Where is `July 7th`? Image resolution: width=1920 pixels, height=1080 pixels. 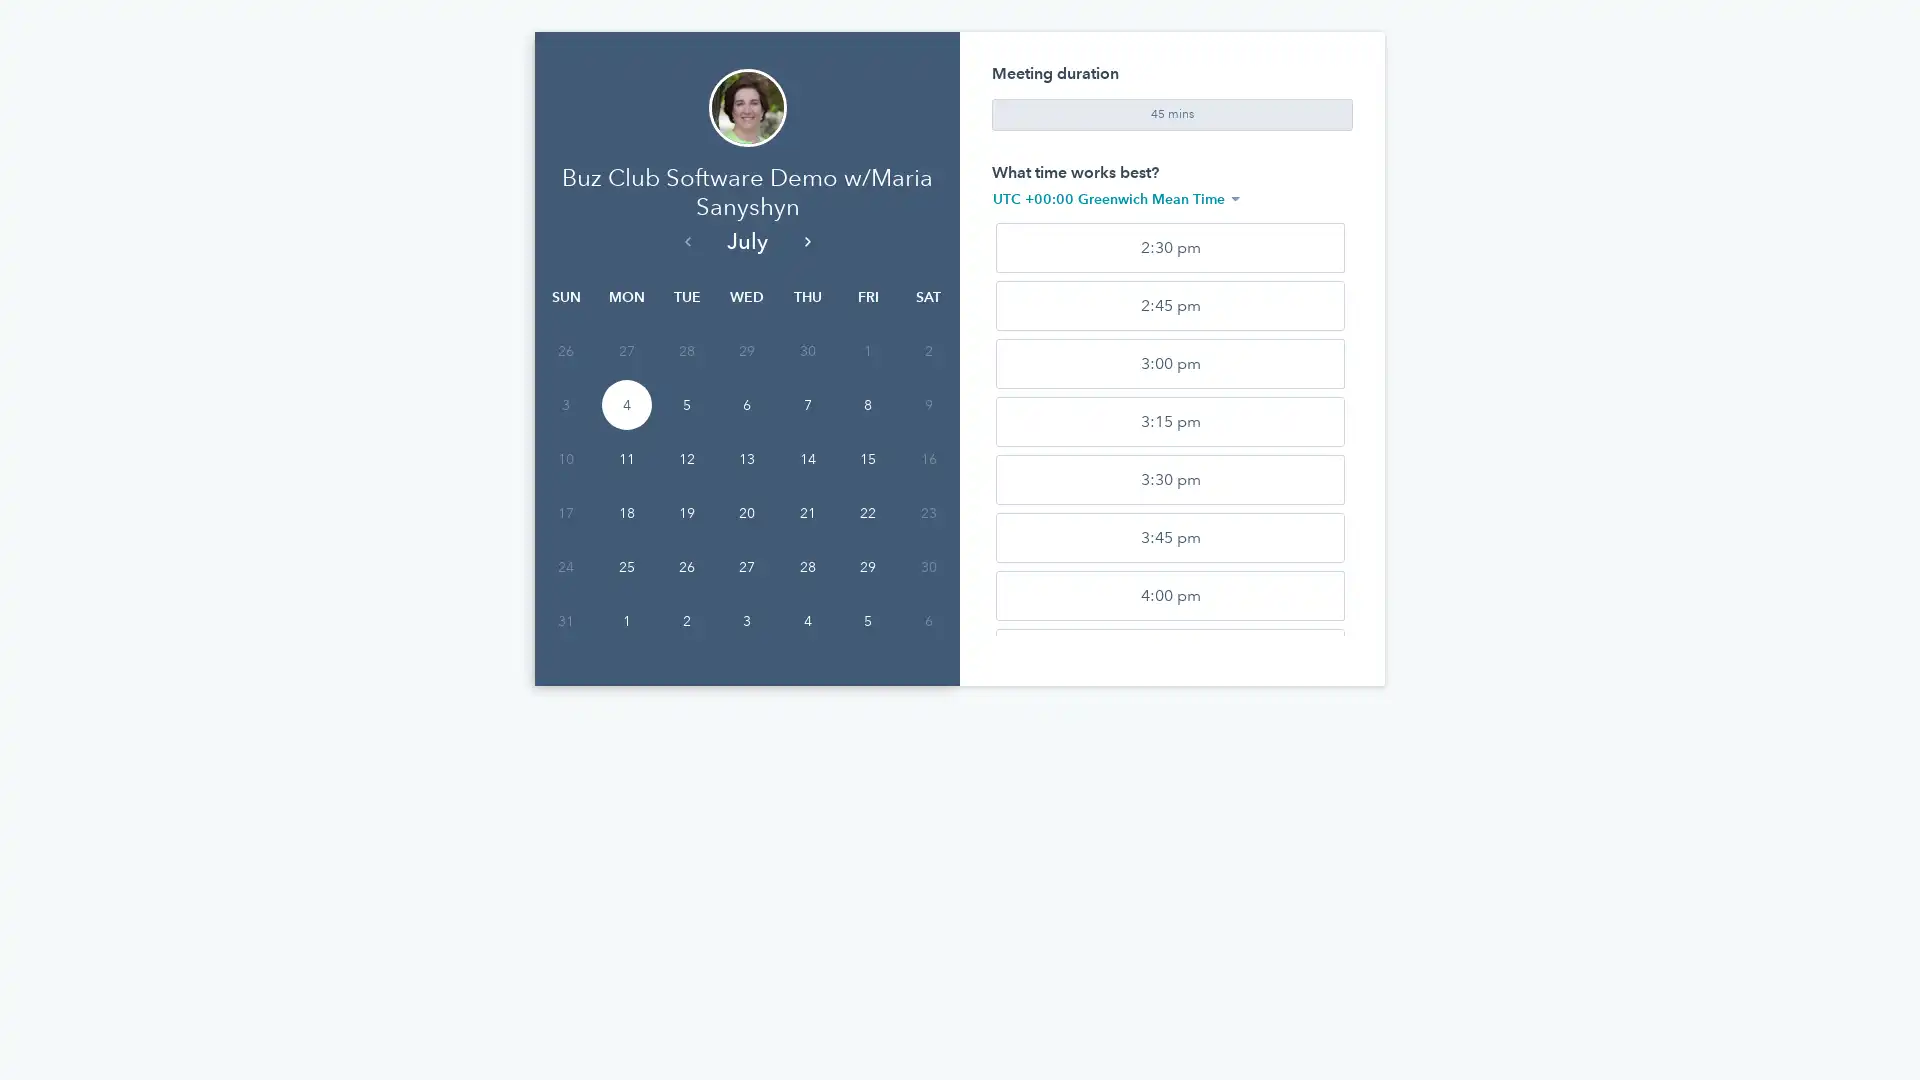 July 7th is located at coordinates (806, 481).